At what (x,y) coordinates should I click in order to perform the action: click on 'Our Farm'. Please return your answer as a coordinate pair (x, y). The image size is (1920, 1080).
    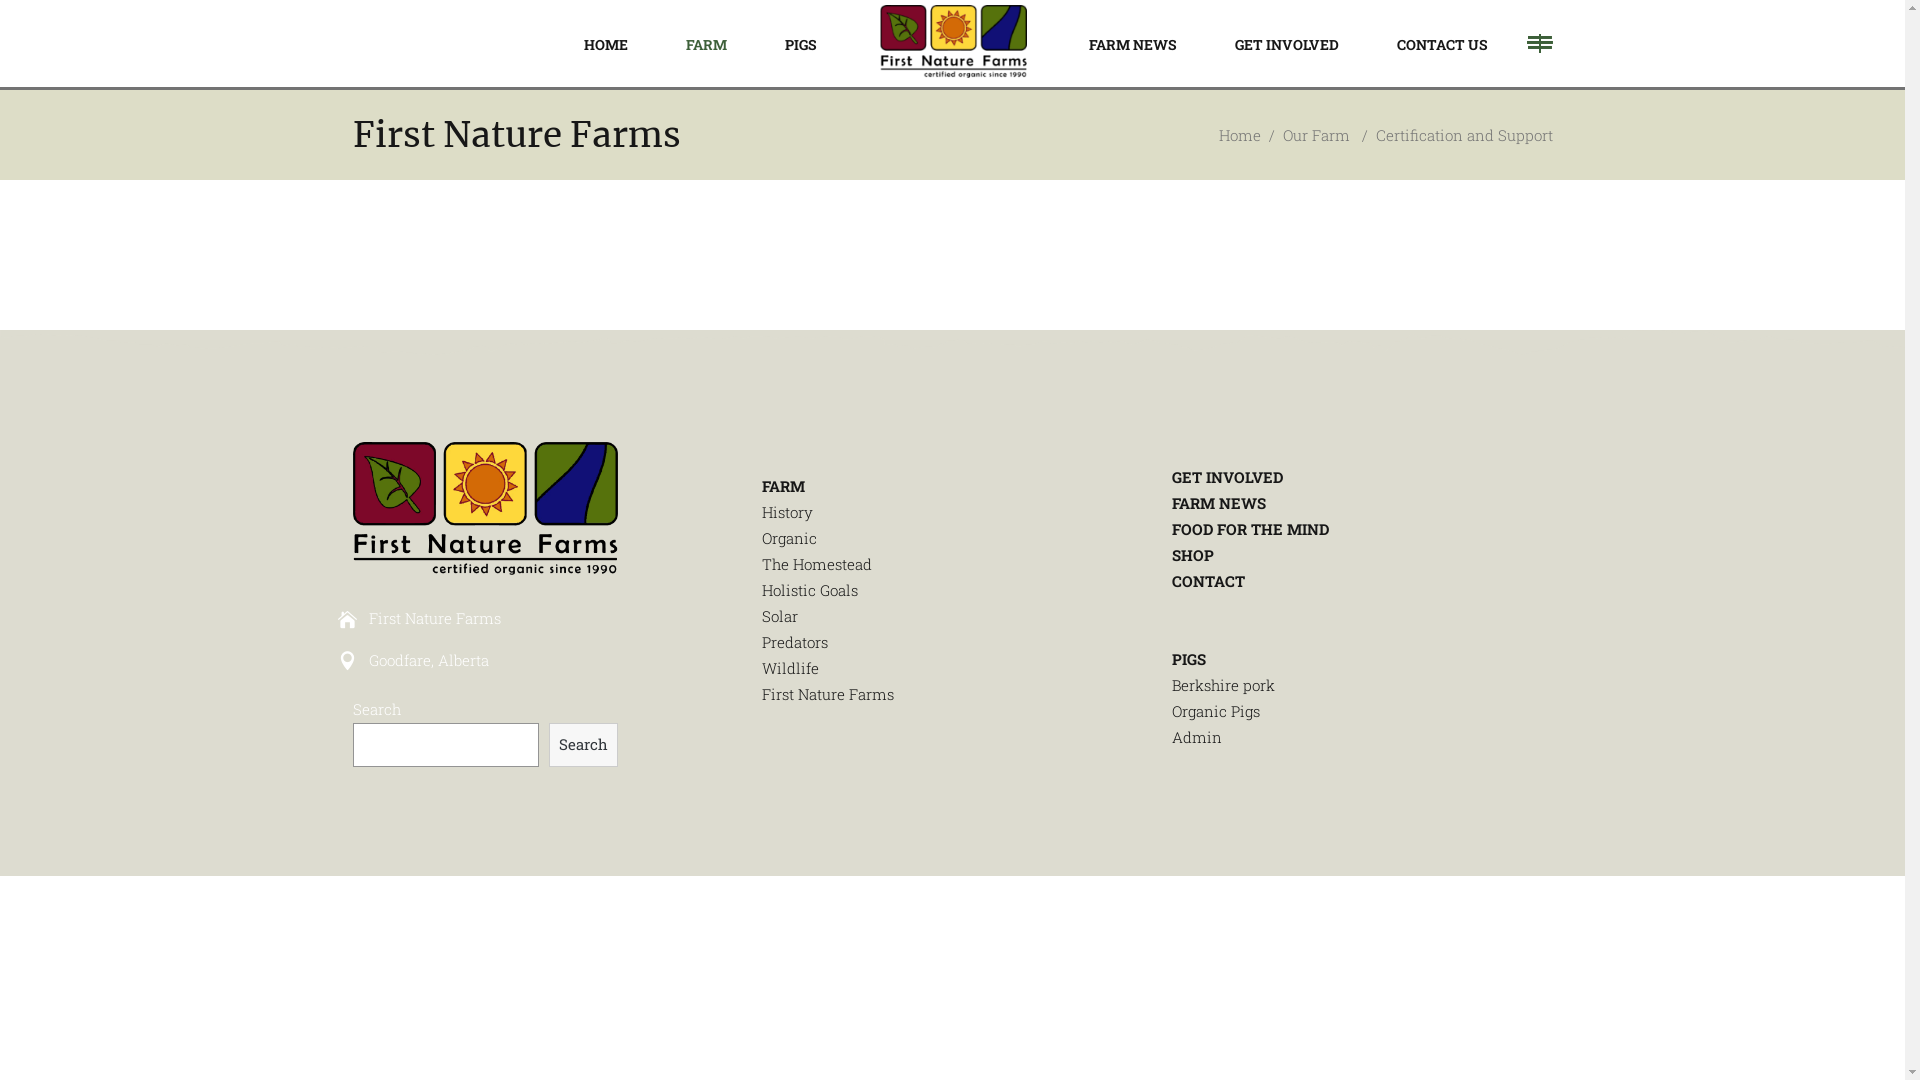
    Looking at the image, I should click on (1315, 135).